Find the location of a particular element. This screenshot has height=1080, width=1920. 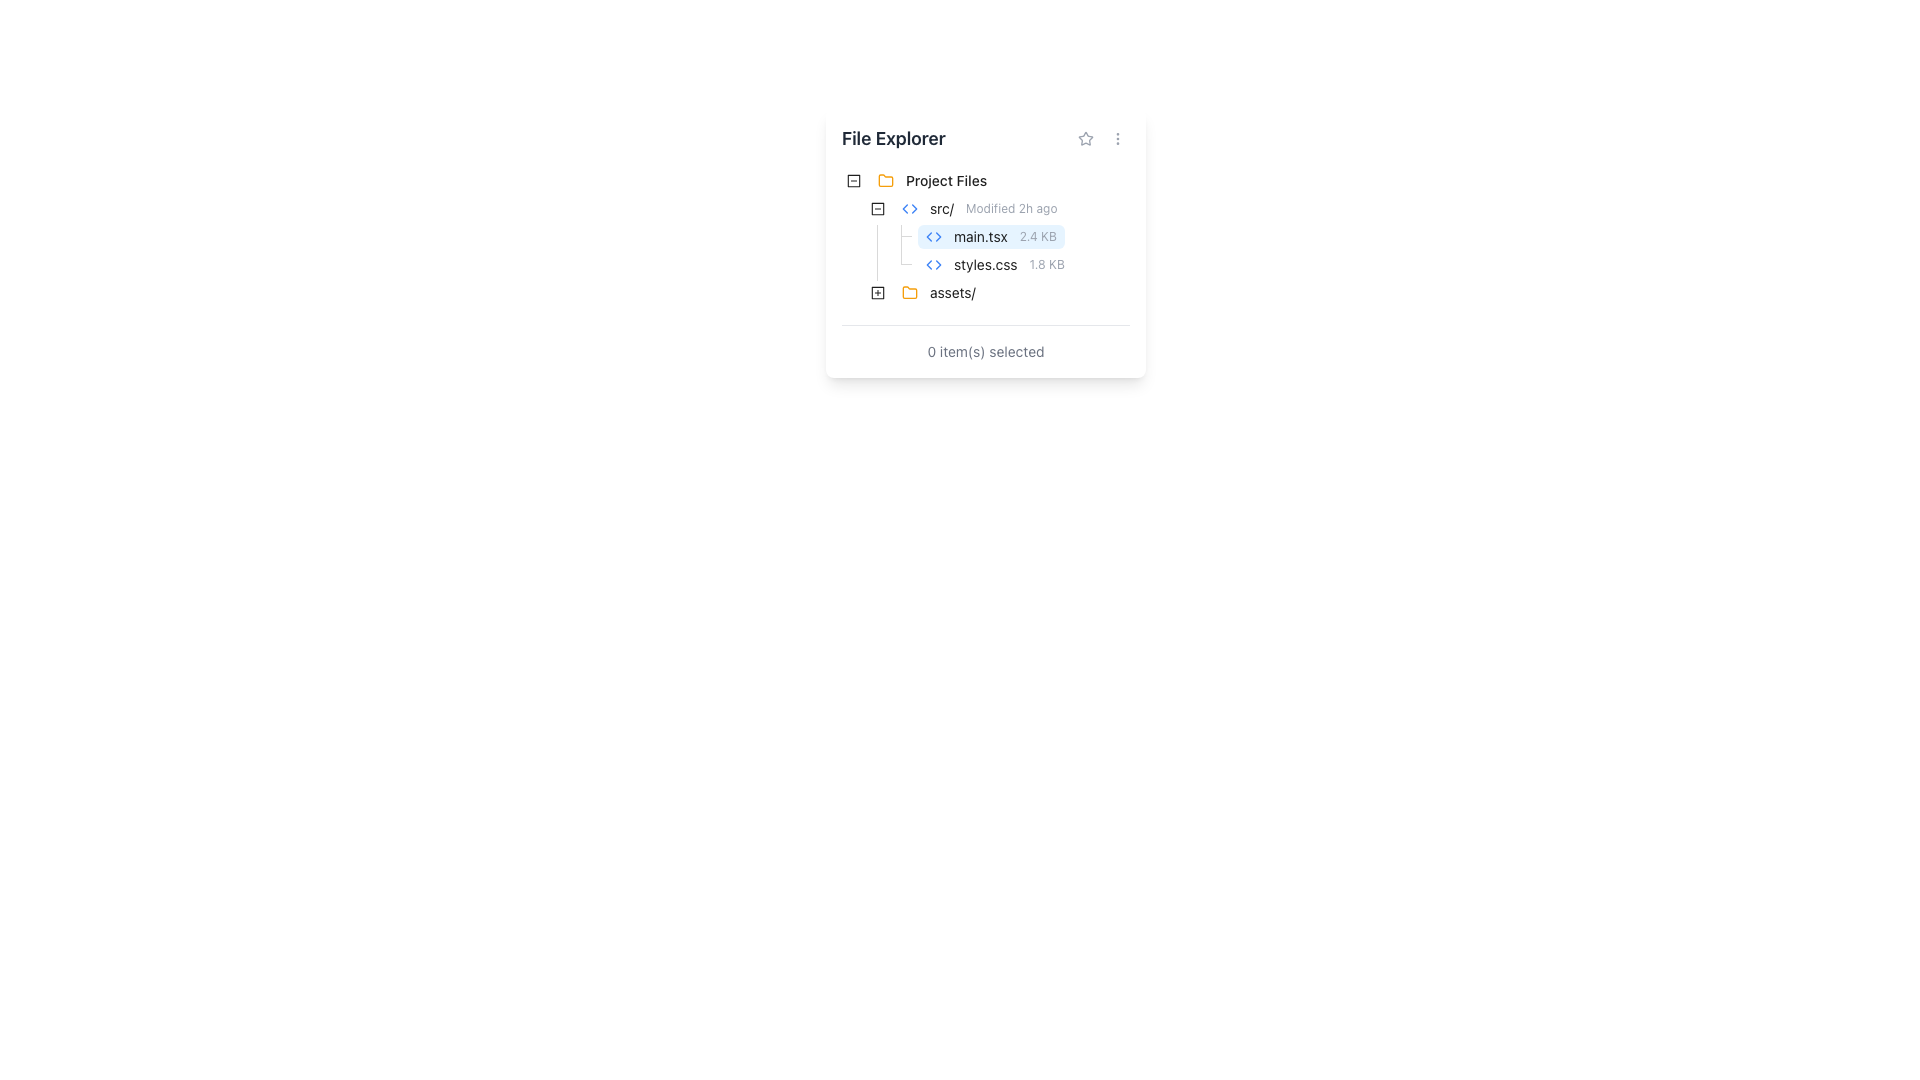

the informational text displaying '0 item(s) selected', which is located at the bottom of a bordered section in the file explorer interface is located at coordinates (985, 350).